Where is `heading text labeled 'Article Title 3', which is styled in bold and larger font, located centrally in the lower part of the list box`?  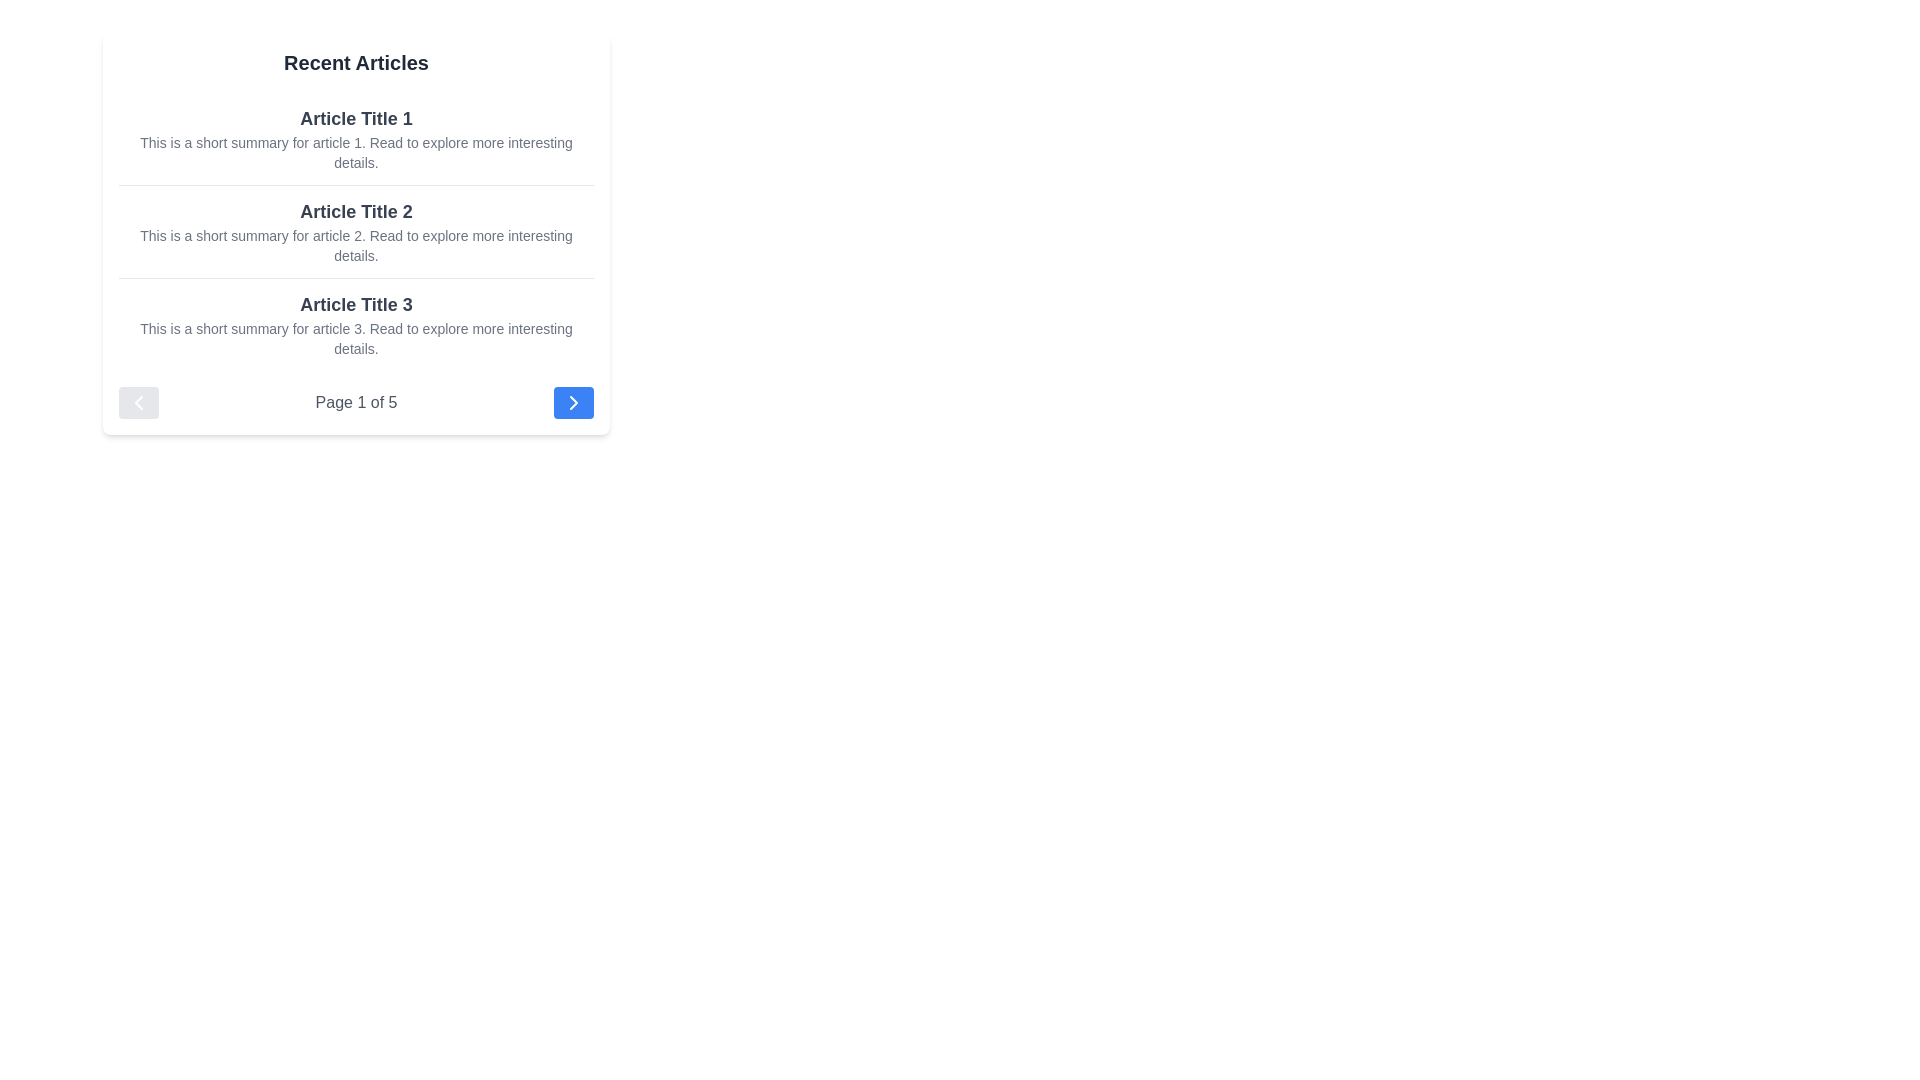
heading text labeled 'Article Title 3', which is styled in bold and larger font, located centrally in the lower part of the list box is located at coordinates (356, 304).